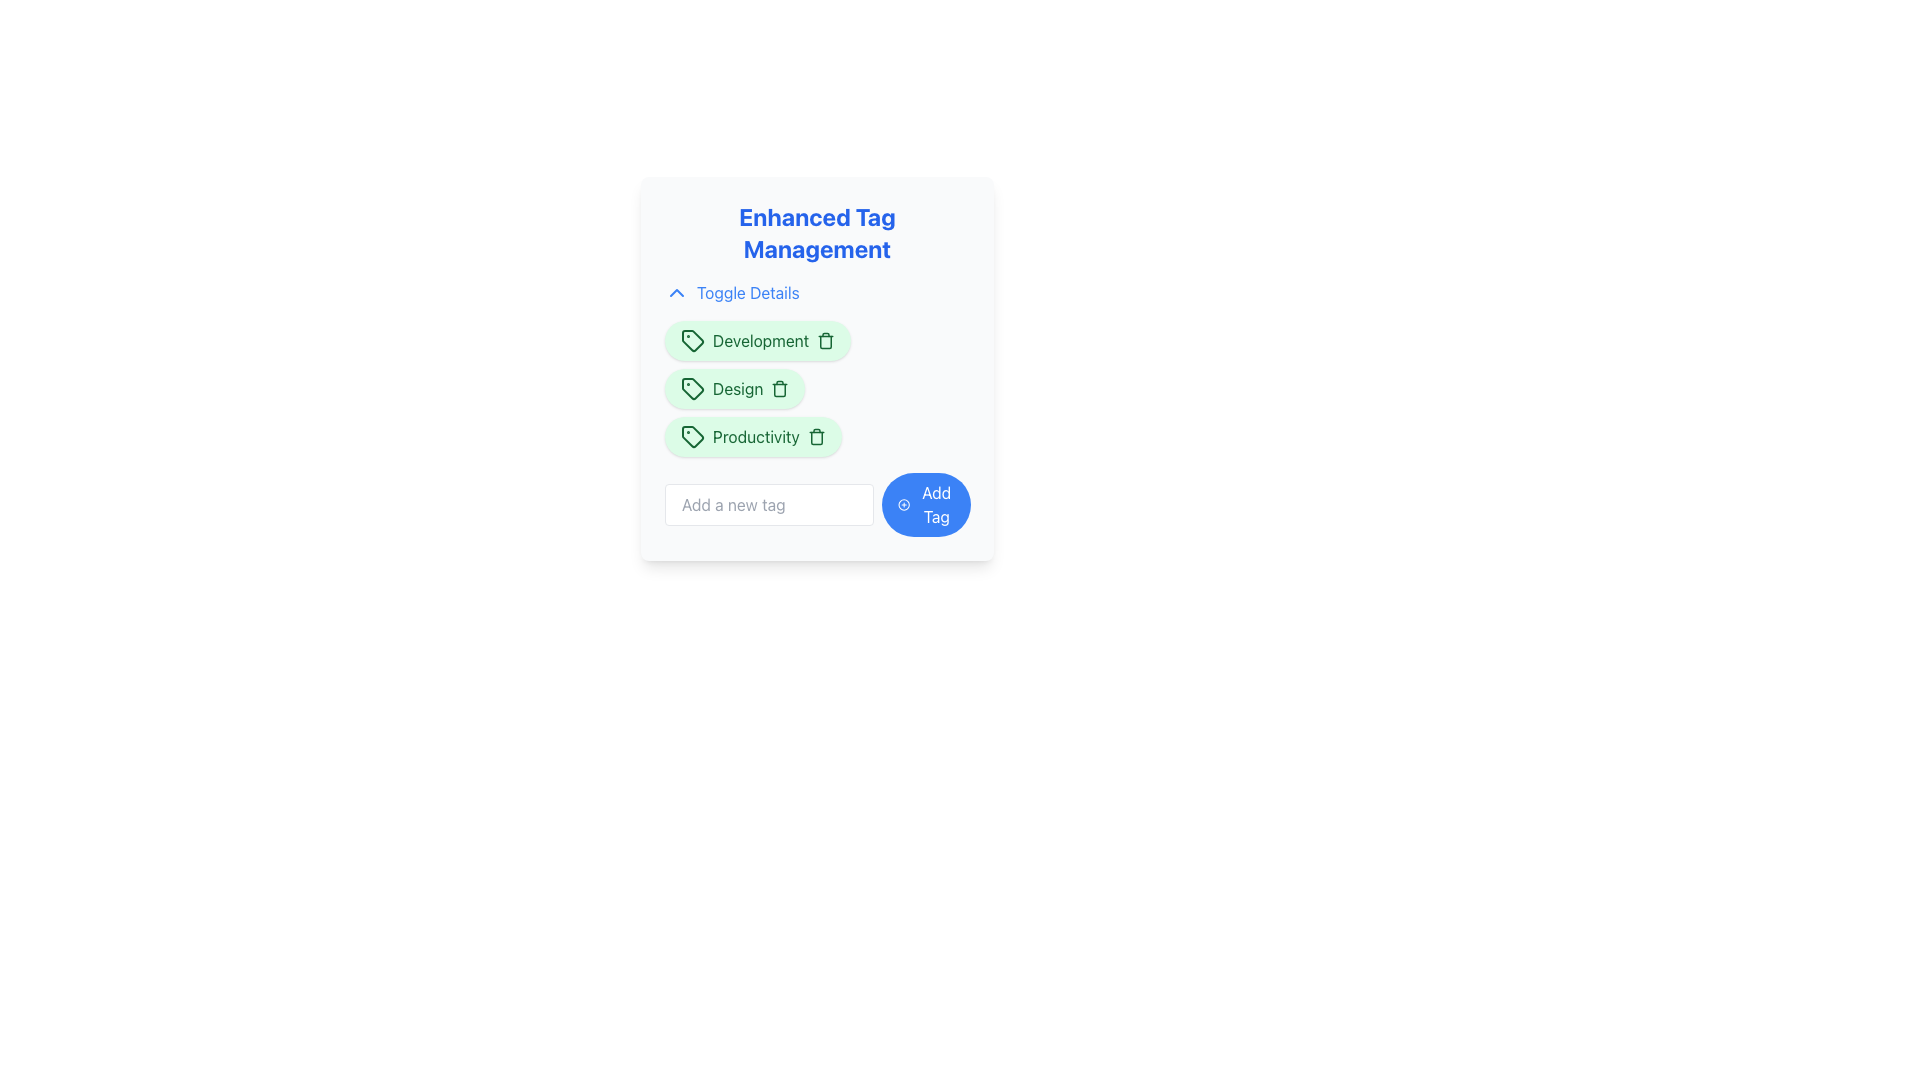 This screenshot has height=1080, width=1920. What do you see at coordinates (692, 389) in the screenshot?
I see `green tag icon located to the left of the text 'Design' in the 'Enhanced Tag Management' section` at bounding box center [692, 389].